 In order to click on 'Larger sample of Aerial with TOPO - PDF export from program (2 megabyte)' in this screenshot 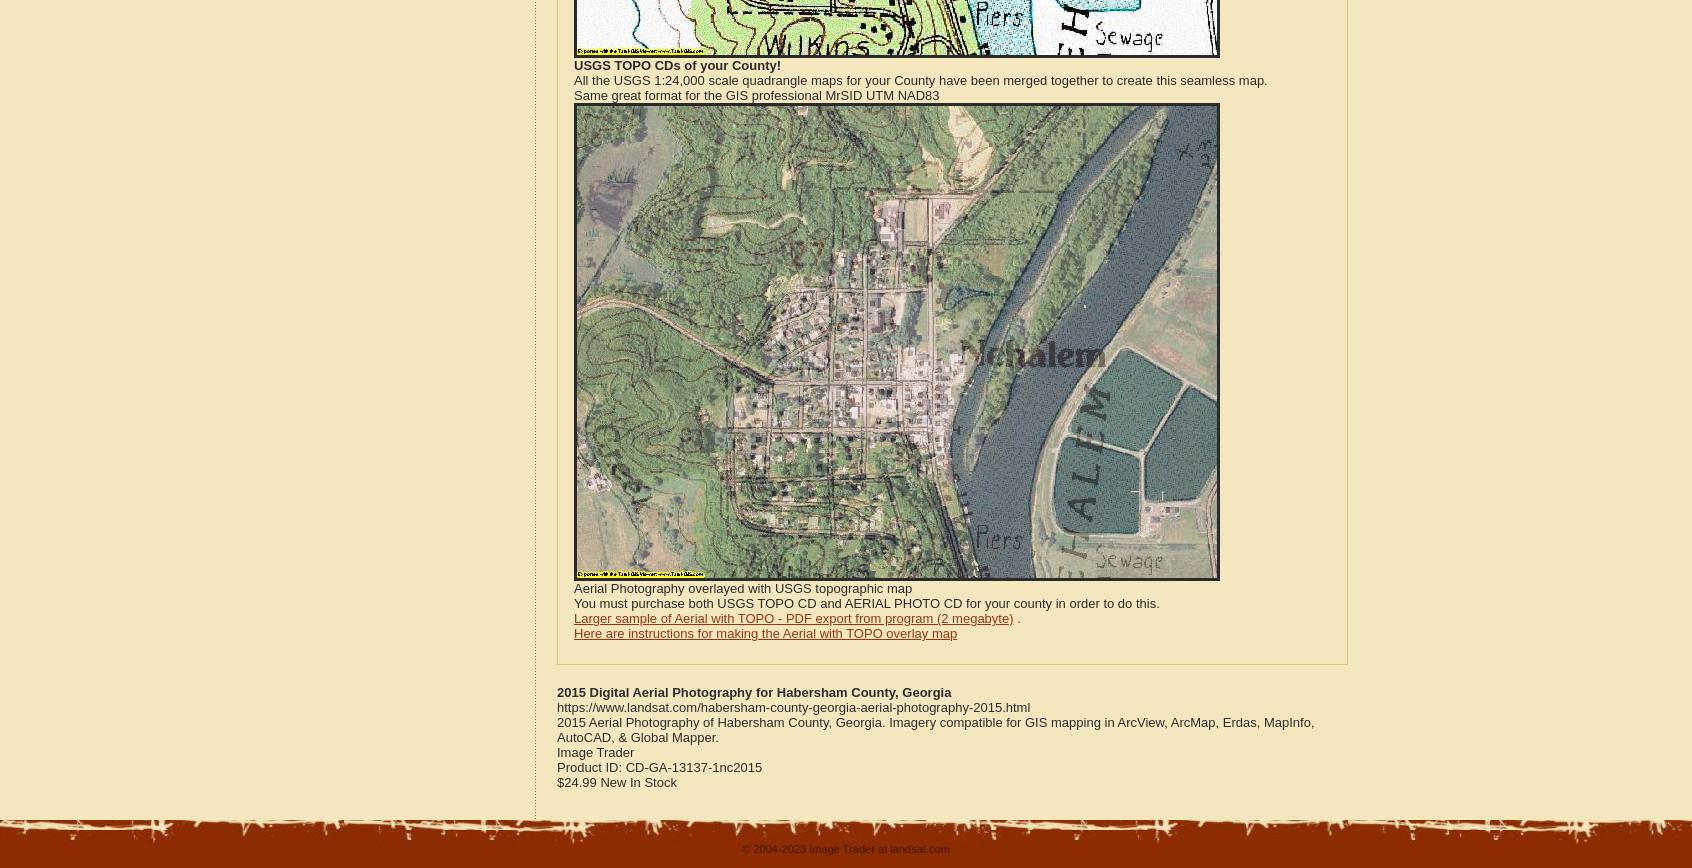, I will do `click(793, 618)`.